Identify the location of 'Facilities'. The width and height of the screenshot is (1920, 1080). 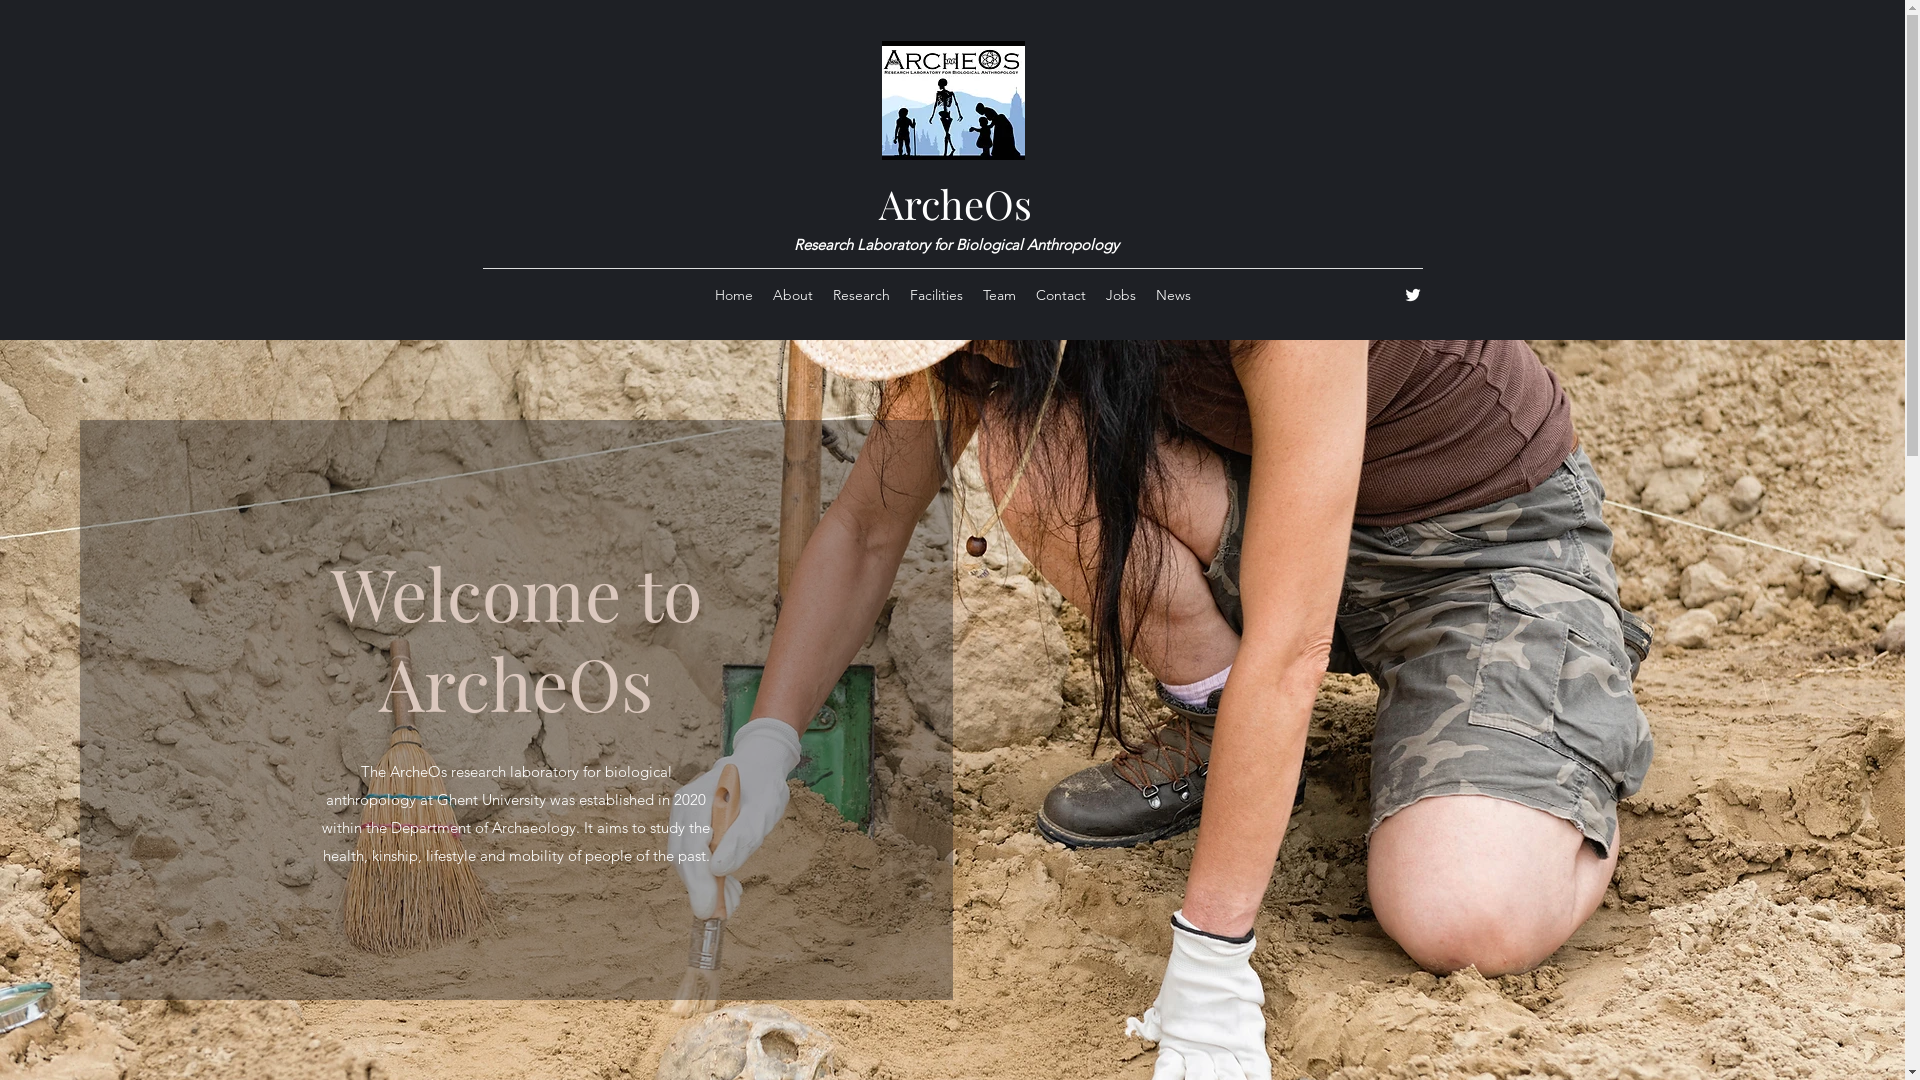
(935, 294).